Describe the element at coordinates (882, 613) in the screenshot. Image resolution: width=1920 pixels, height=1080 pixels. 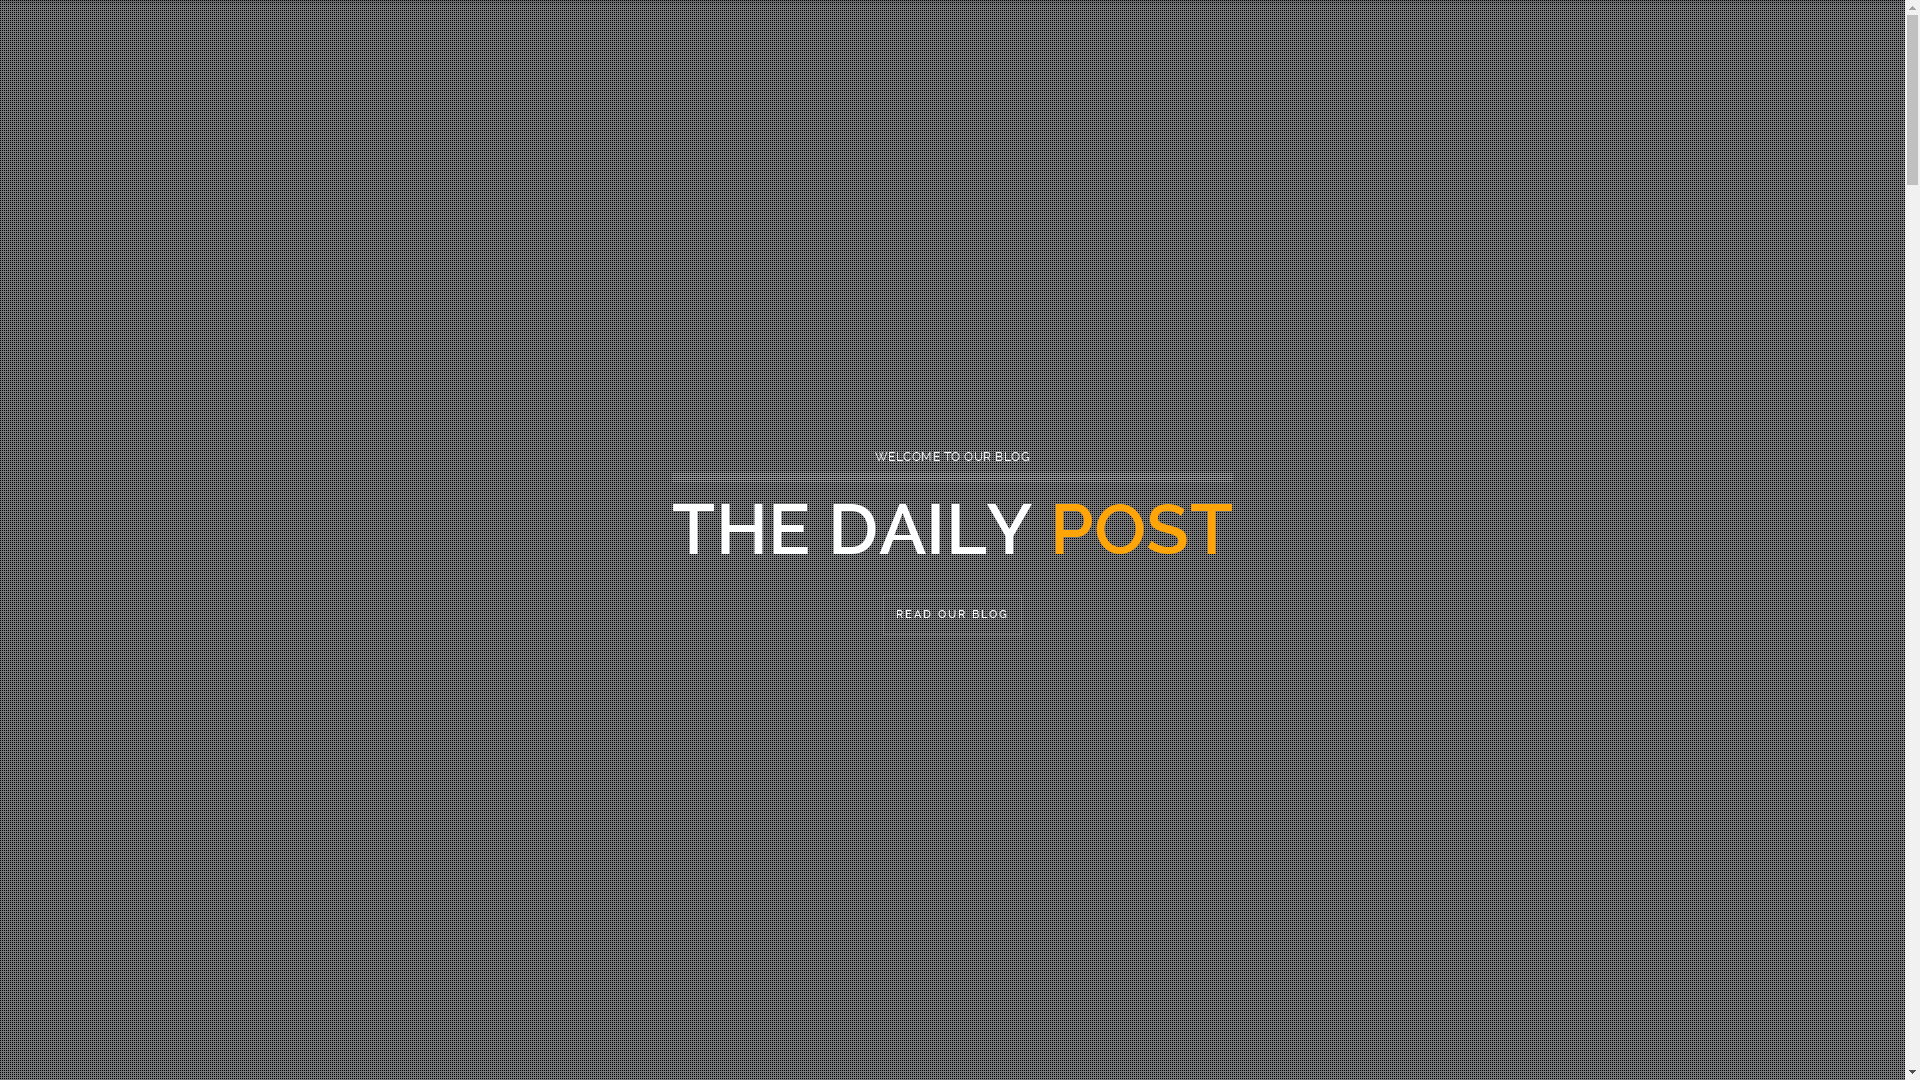
I see `'READ OUR BLOG'` at that location.